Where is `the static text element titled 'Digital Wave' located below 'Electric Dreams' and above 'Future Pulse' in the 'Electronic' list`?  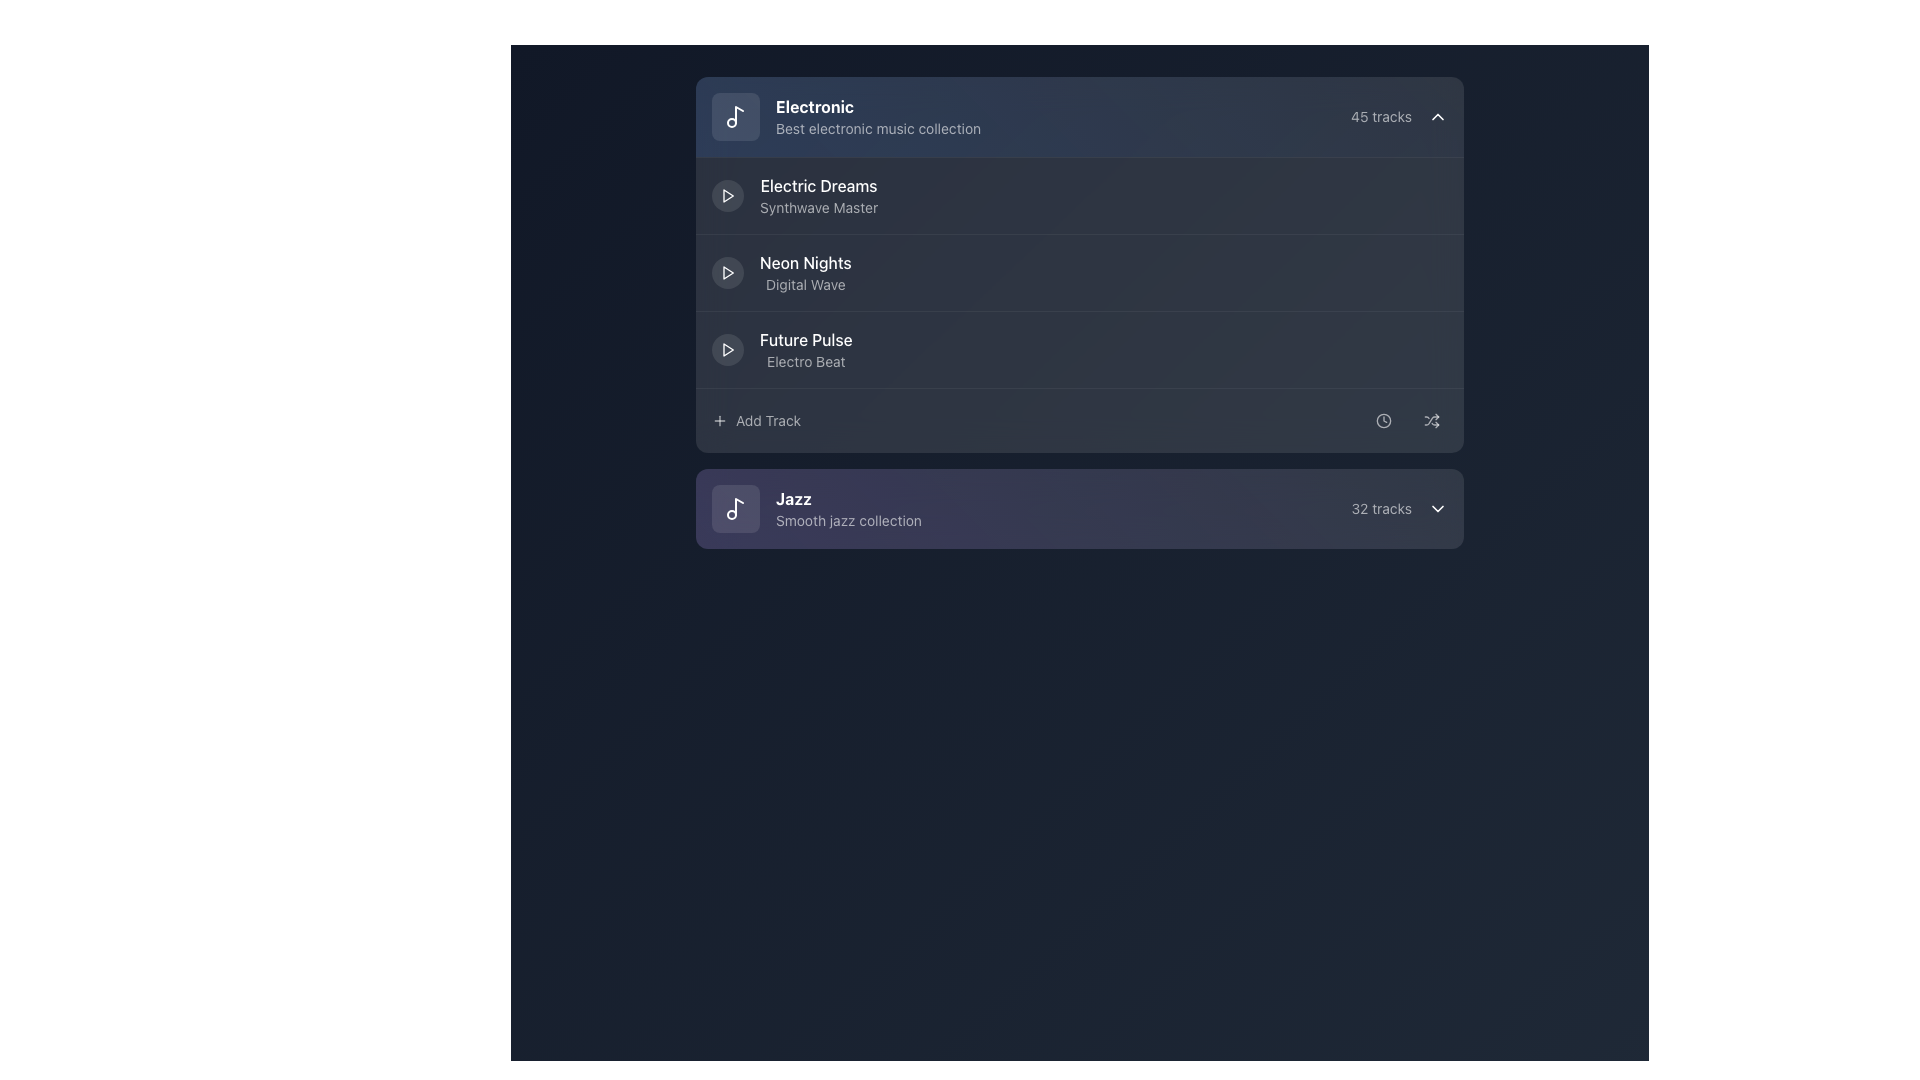
the static text element titled 'Digital Wave' located below 'Electric Dreams' and above 'Future Pulse' in the 'Electronic' list is located at coordinates (805, 261).